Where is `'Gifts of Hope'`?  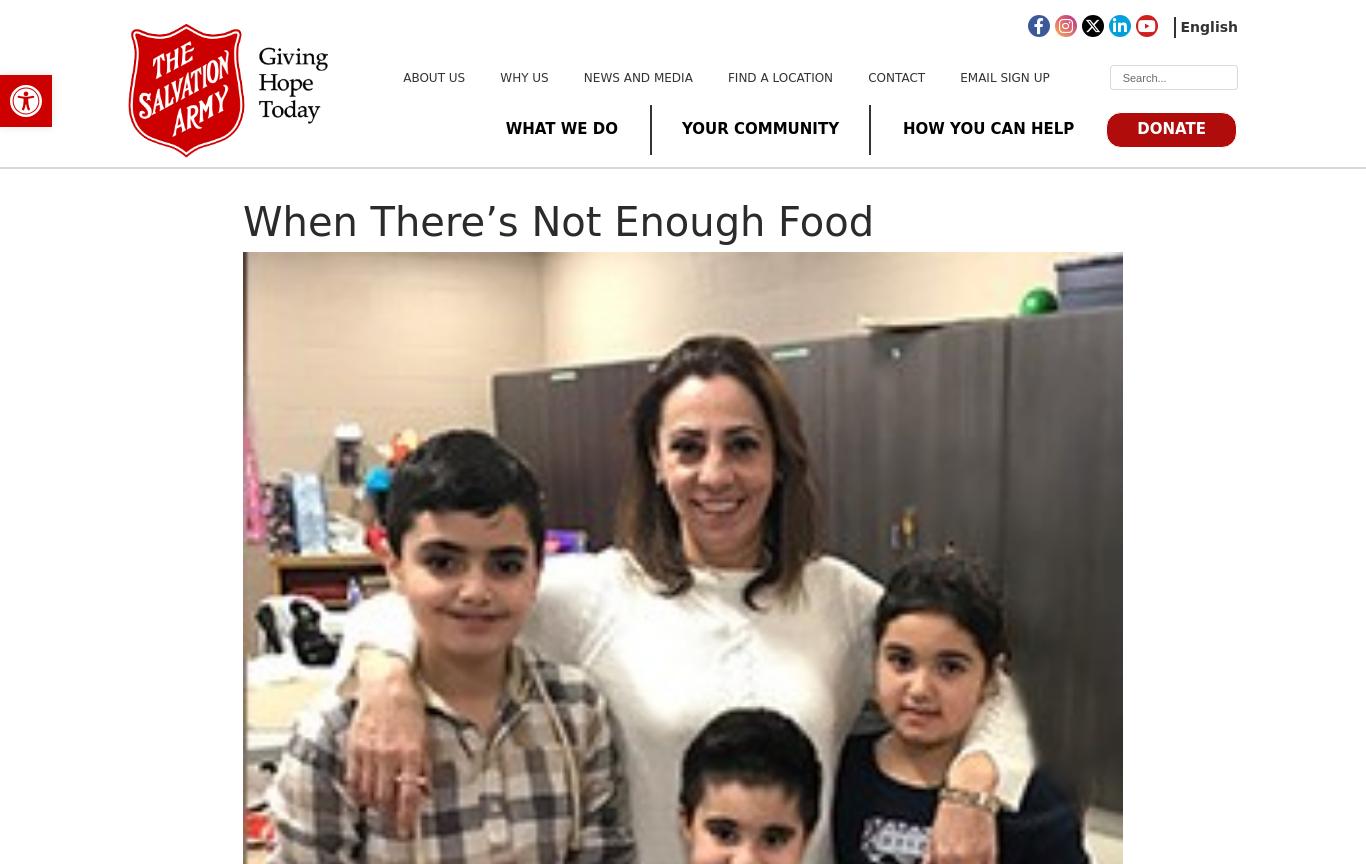
'Gifts of Hope' is located at coordinates (816, 296).